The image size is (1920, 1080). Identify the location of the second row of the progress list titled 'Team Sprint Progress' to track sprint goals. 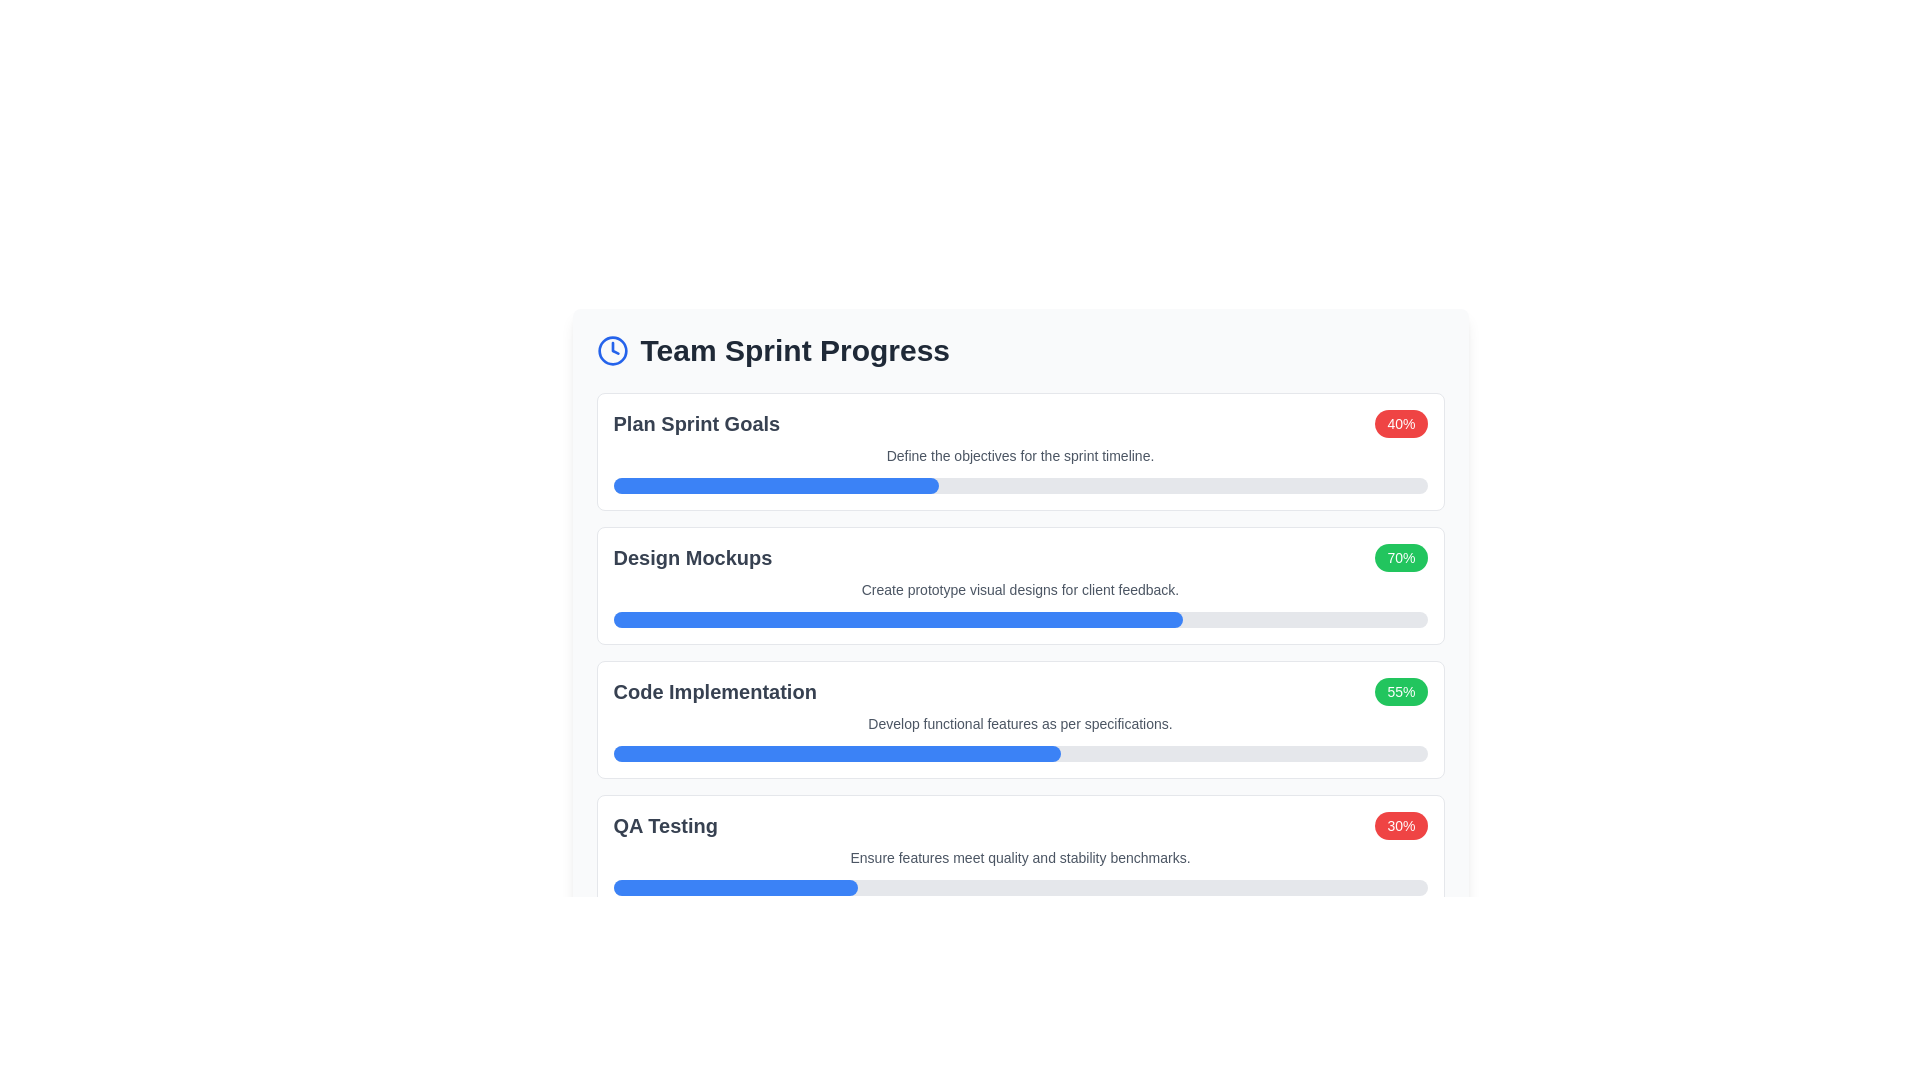
(1019, 558).